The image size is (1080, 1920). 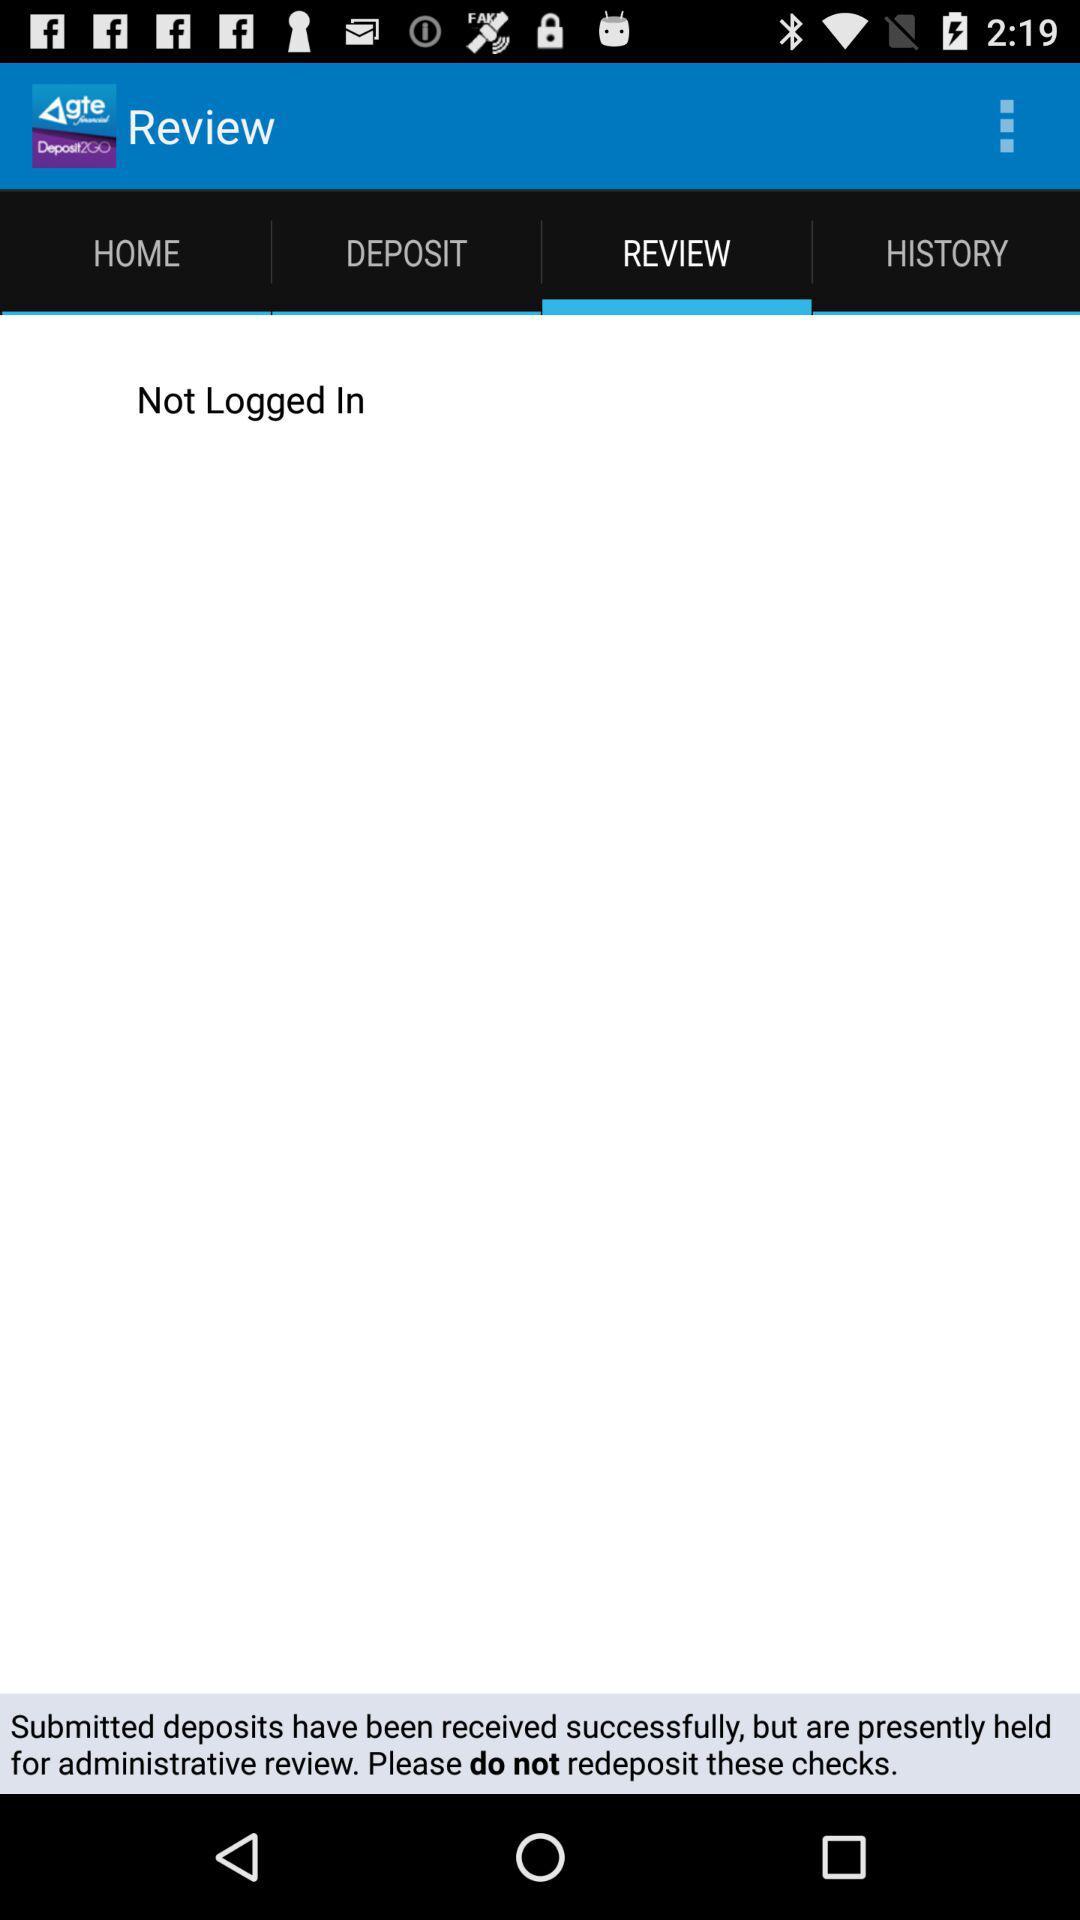 I want to click on app below home app, so click(x=560, y=398).